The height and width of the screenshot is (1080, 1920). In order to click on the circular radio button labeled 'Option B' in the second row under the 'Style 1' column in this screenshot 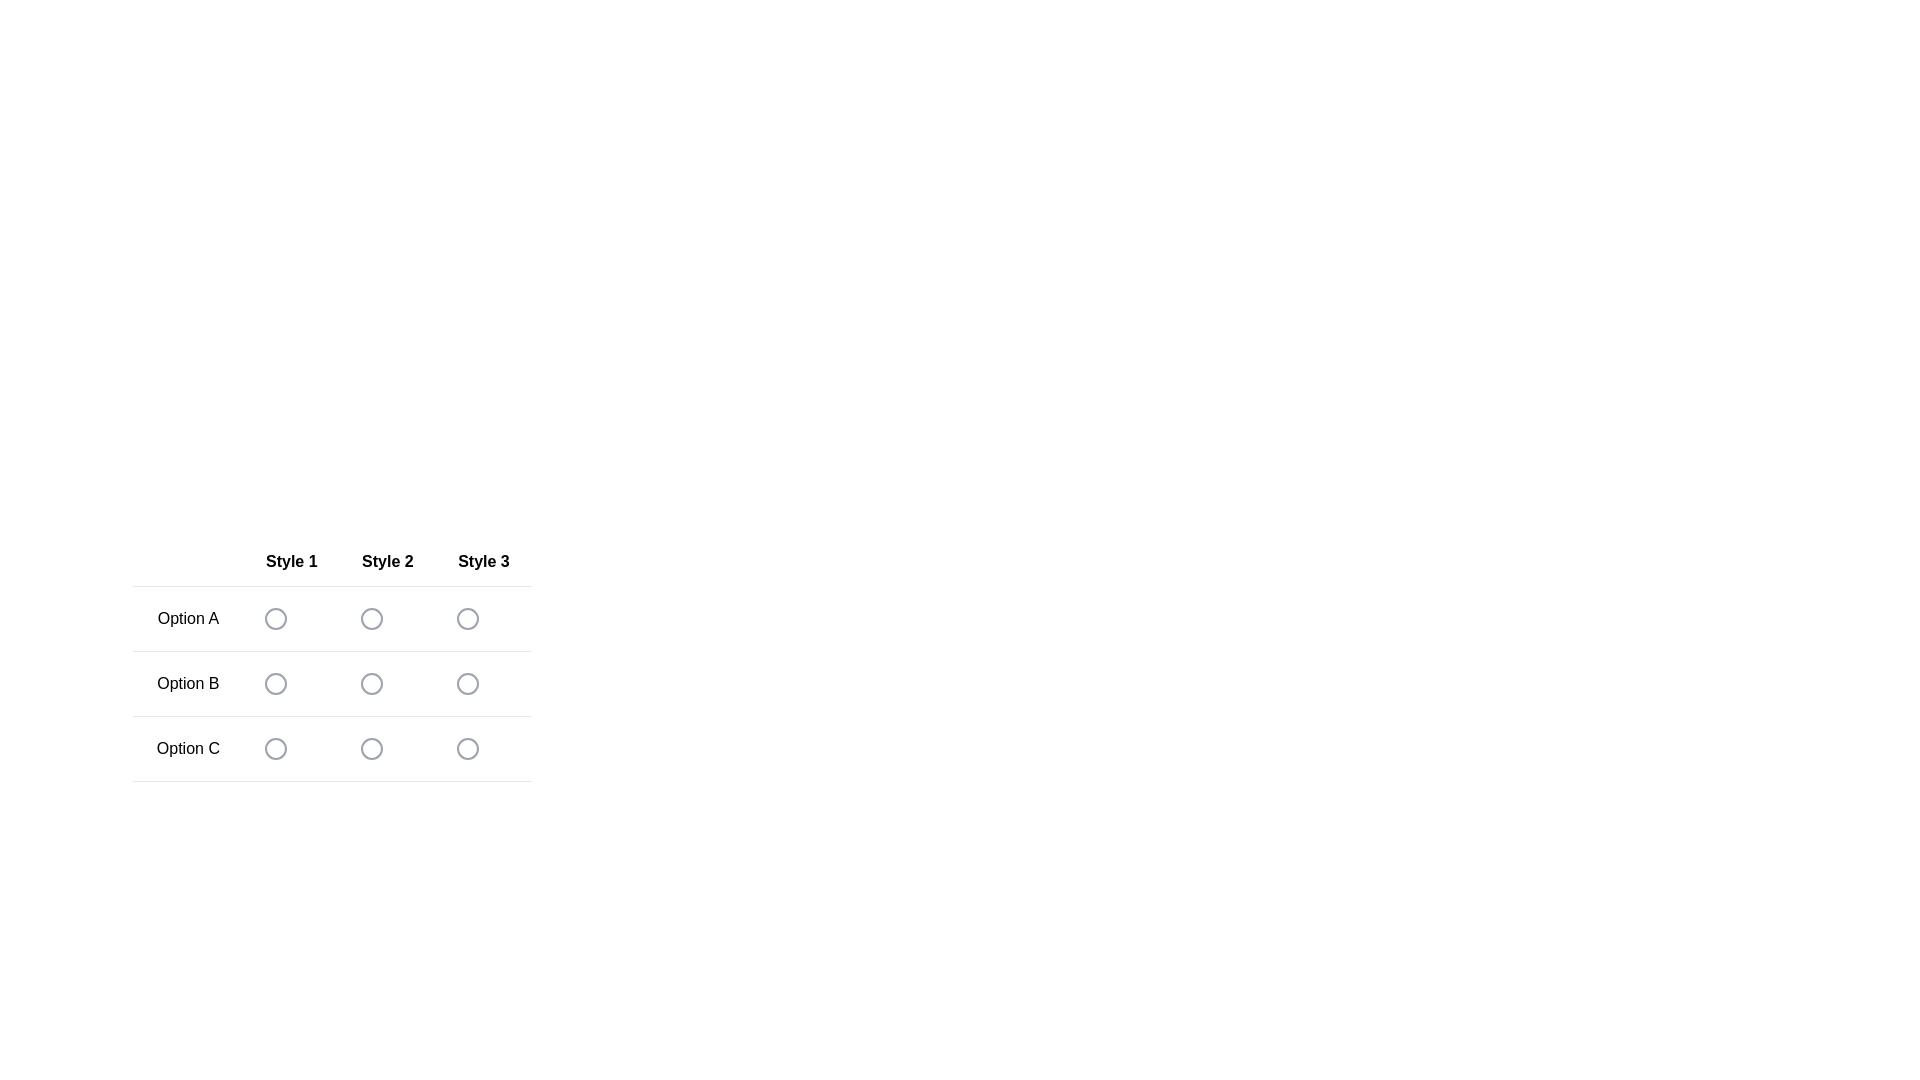, I will do `click(274, 682)`.